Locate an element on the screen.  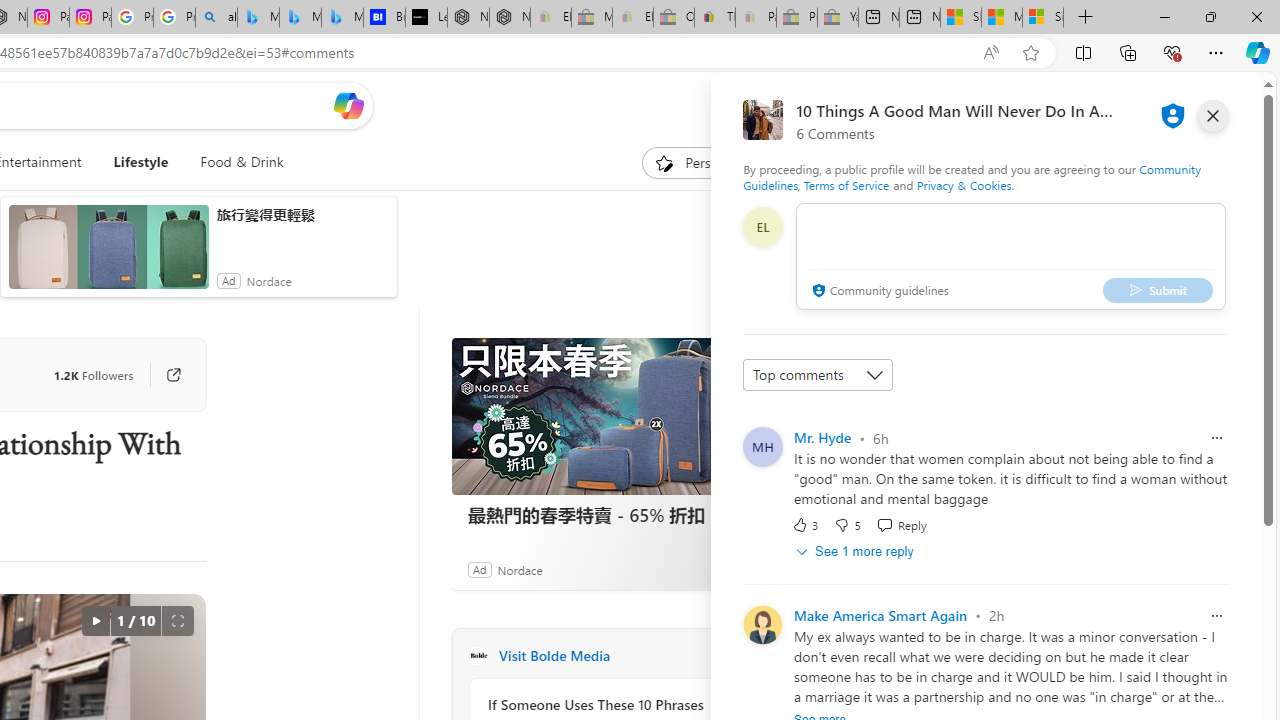
'Privacy & Cookies' is located at coordinates (964, 185).